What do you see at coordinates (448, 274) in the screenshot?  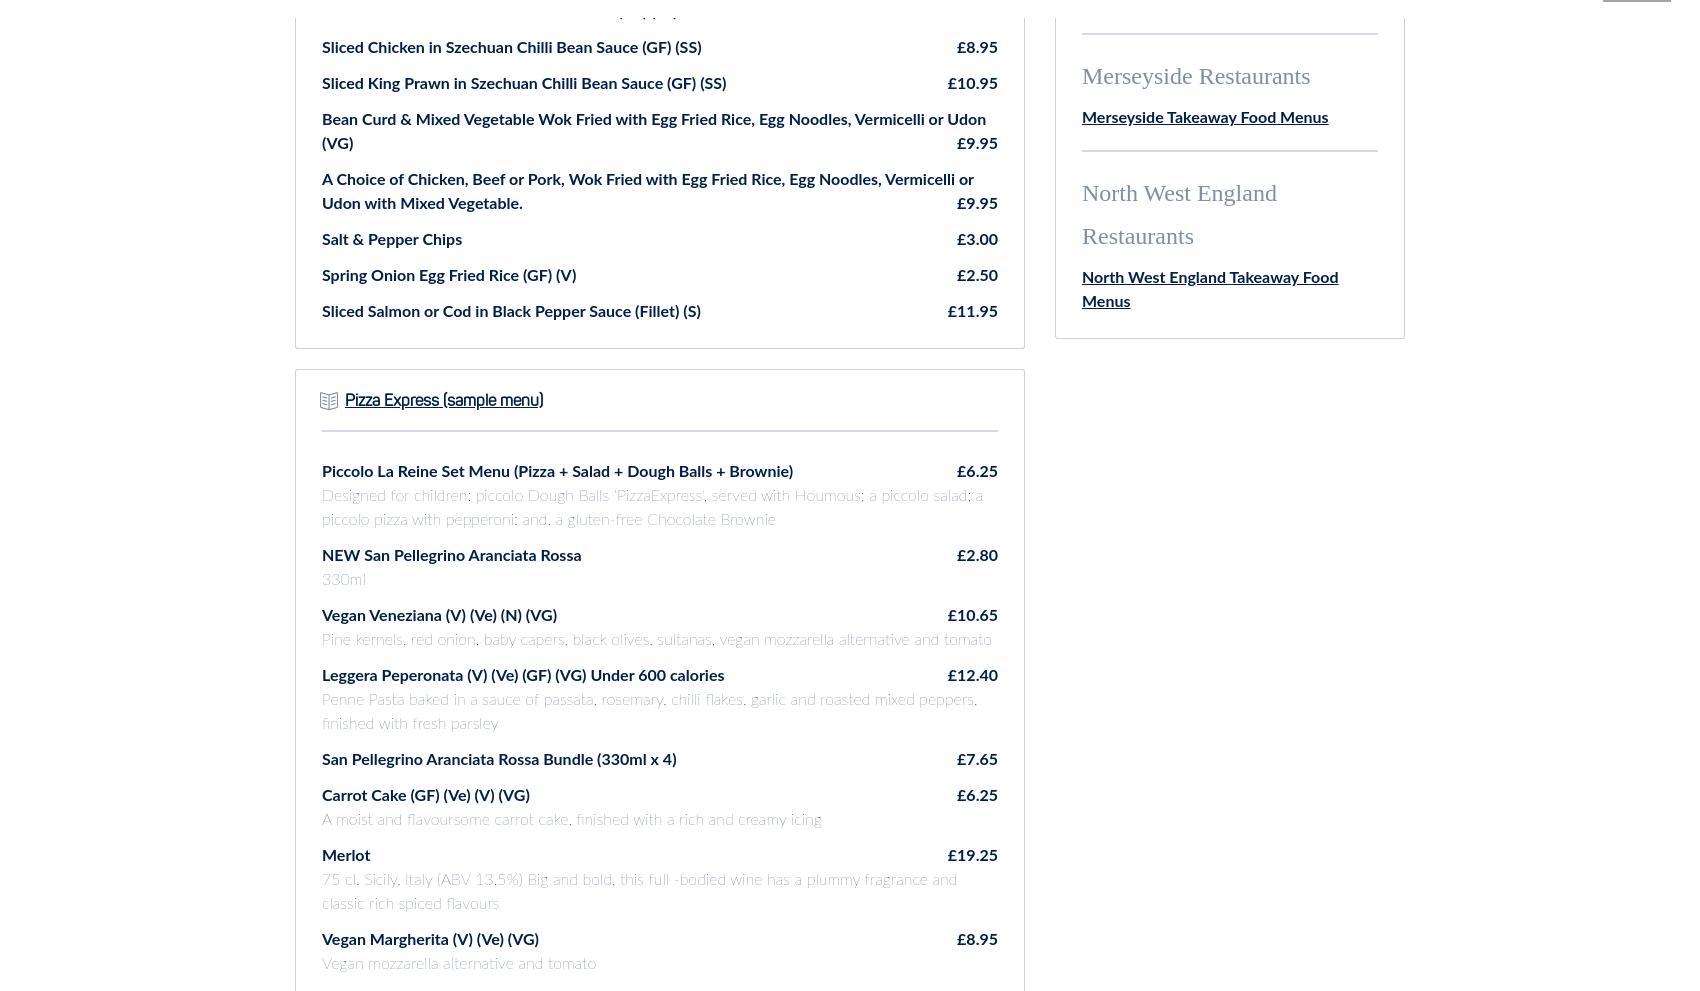 I see `'Spring Onion Egg Fried Rice (GF) (V)'` at bounding box center [448, 274].